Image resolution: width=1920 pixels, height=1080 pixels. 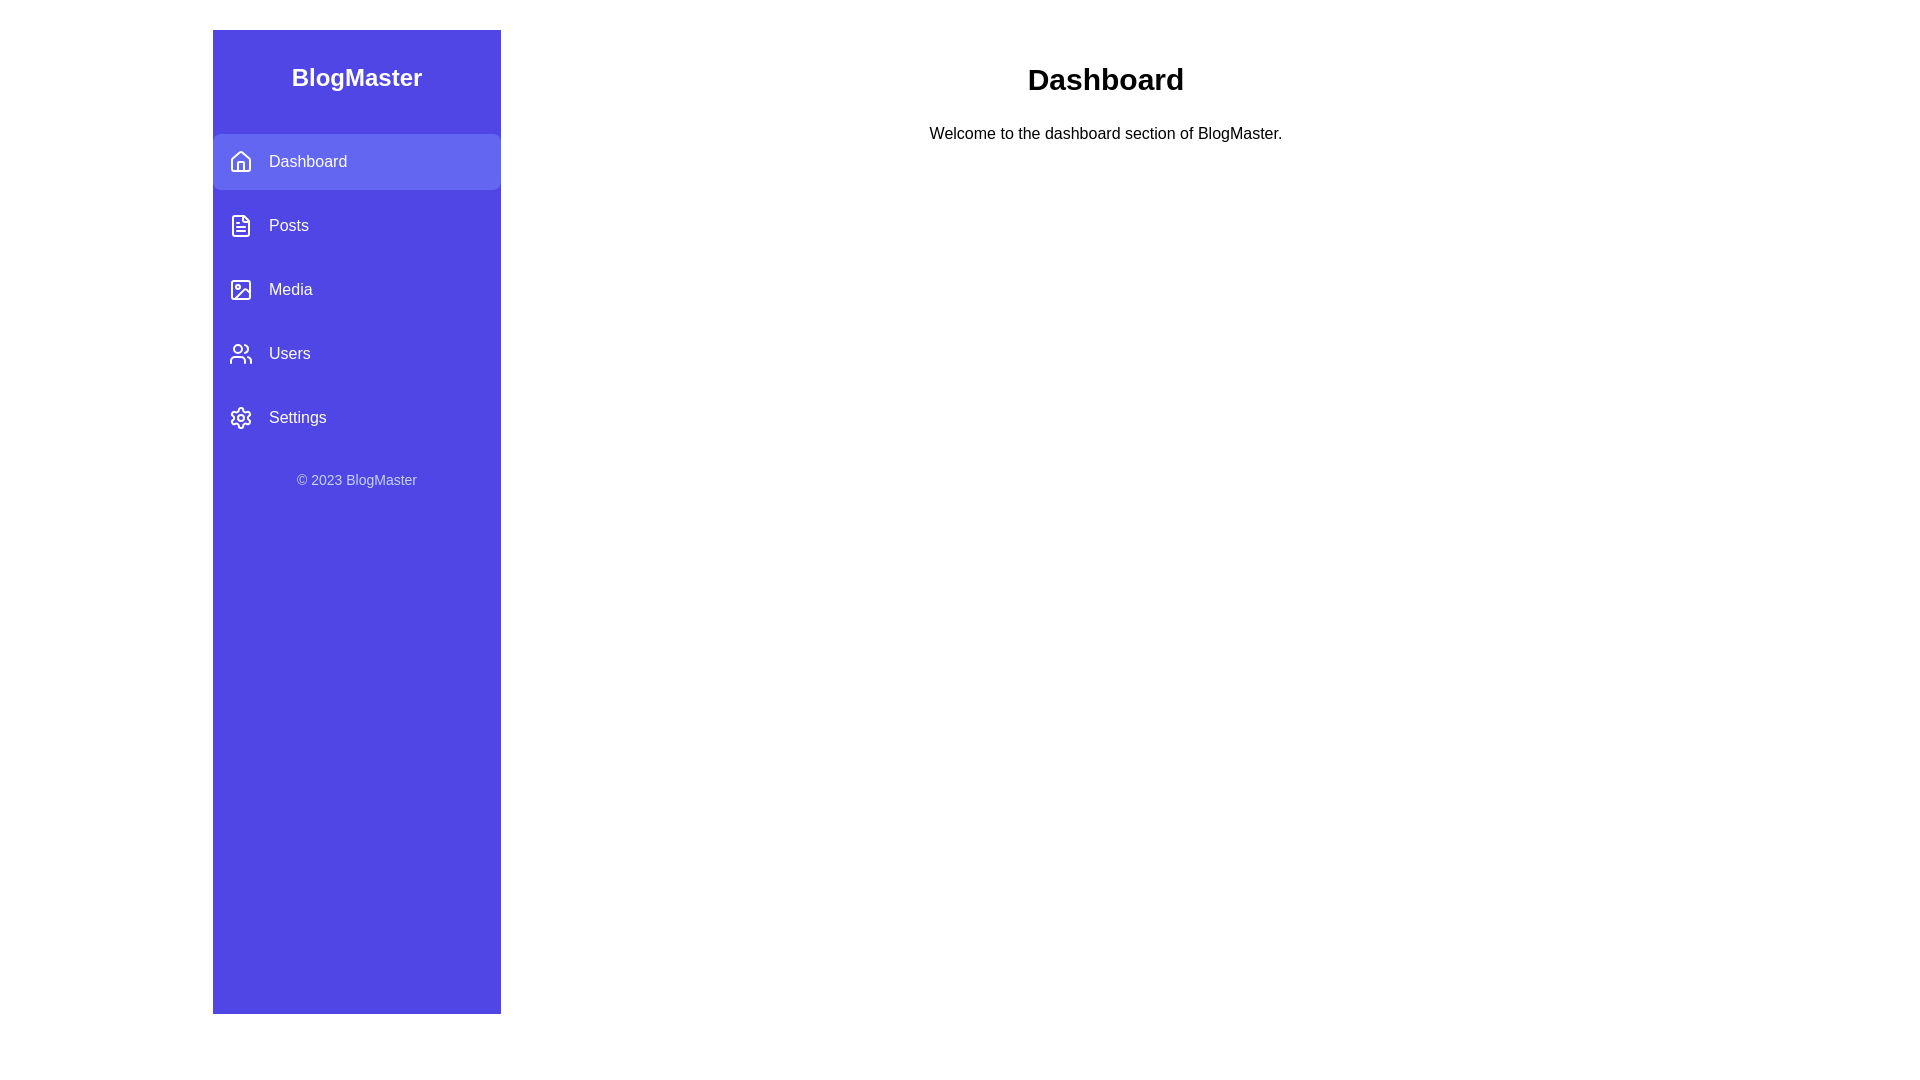 What do you see at coordinates (240, 160) in the screenshot?
I see `the Dashboard icon located in the sidebar menu, which visually signifies the Dashboard section of the application` at bounding box center [240, 160].